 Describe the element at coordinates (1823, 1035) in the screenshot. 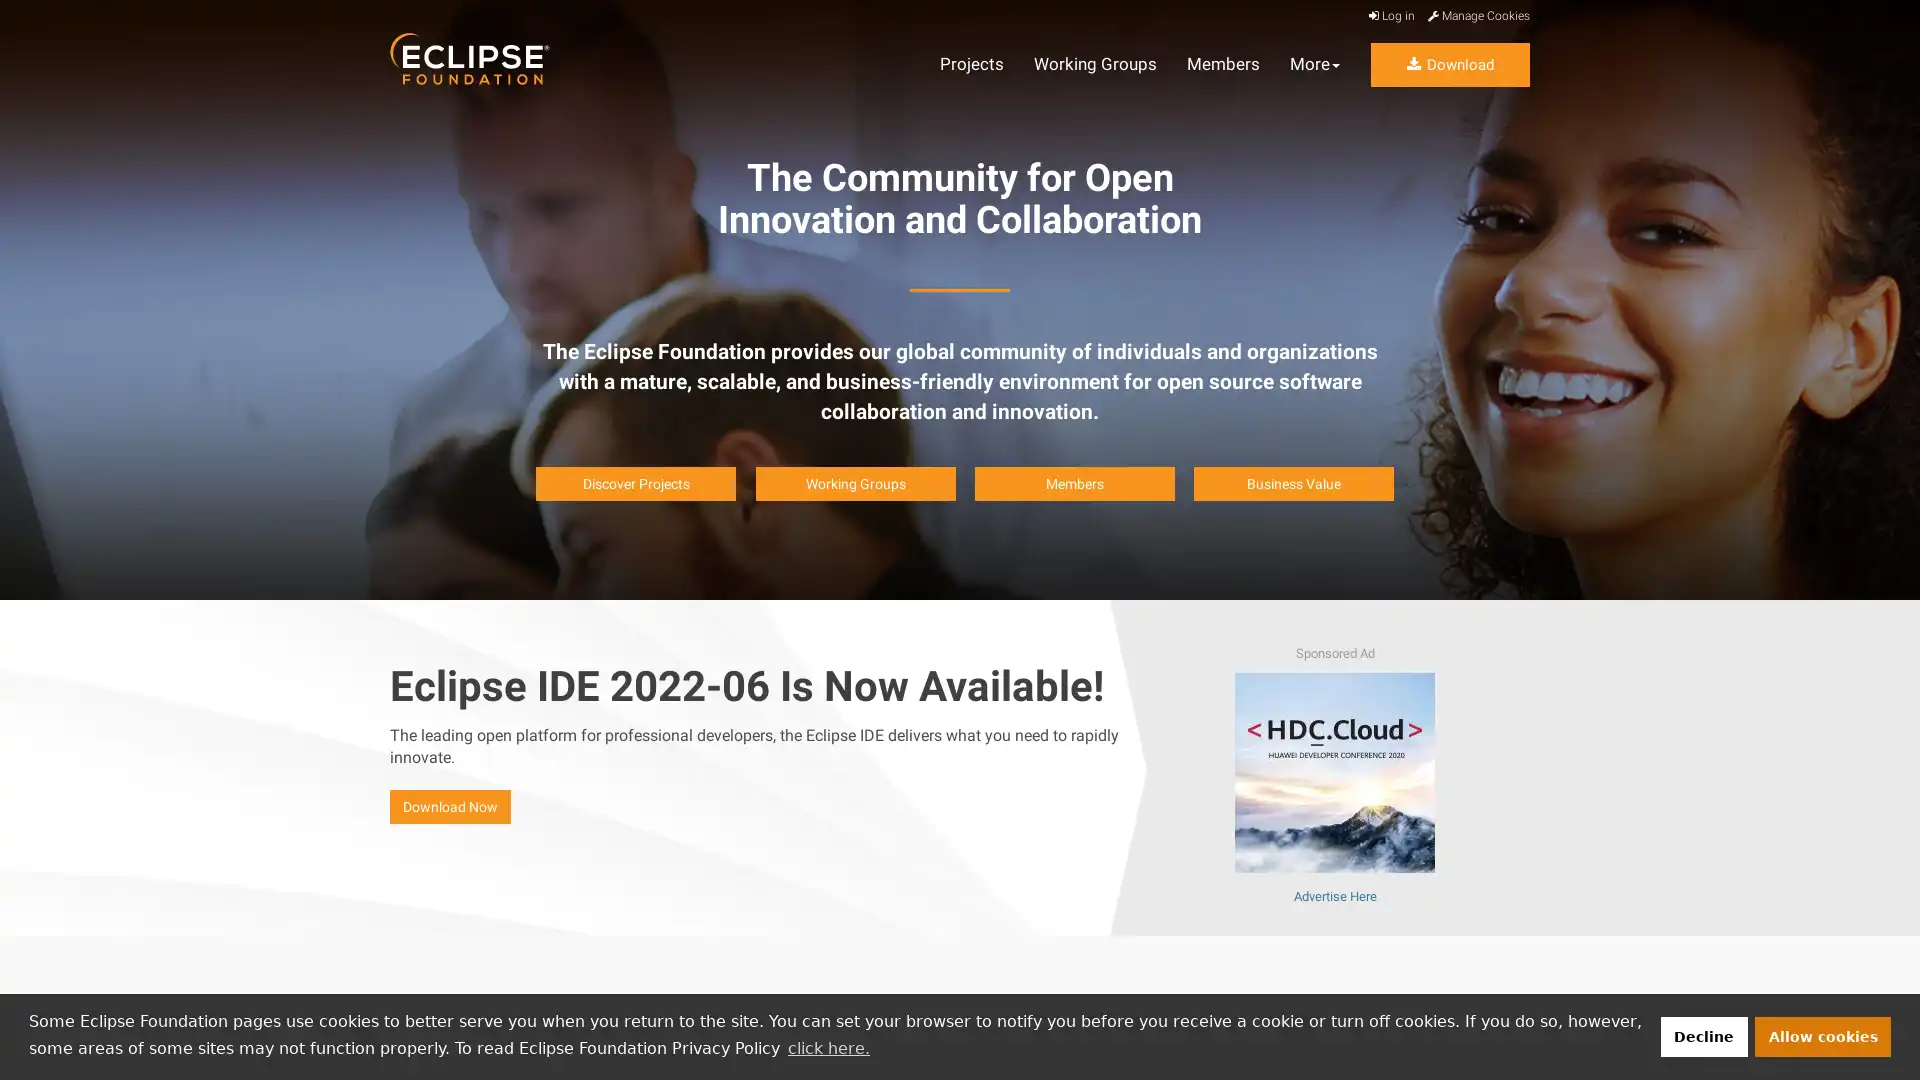

I see `allow cookies` at that location.